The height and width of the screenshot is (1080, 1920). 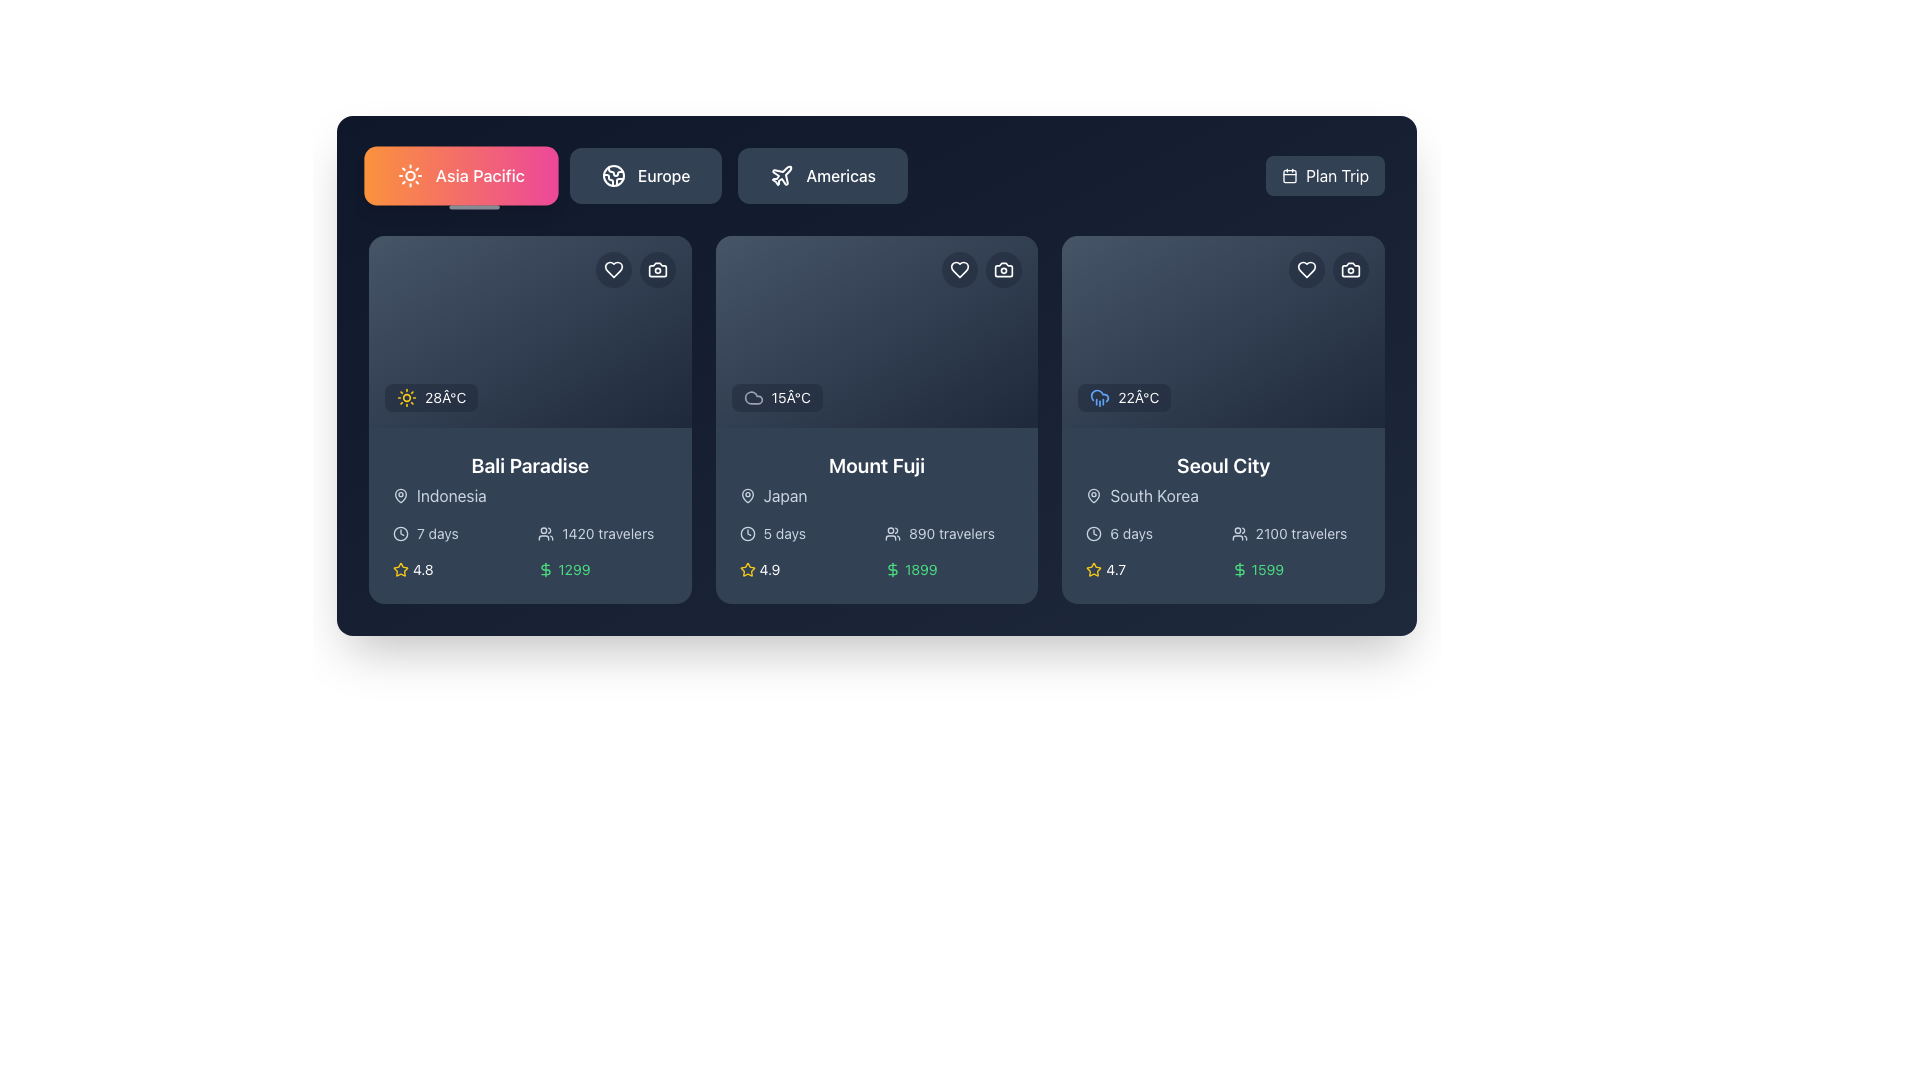 What do you see at coordinates (1154, 495) in the screenshot?
I see `the text label displaying 'South Korea' located within the card interface for 'Seoul City', which is positioned below the city name and beside a map pin icon` at bounding box center [1154, 495].